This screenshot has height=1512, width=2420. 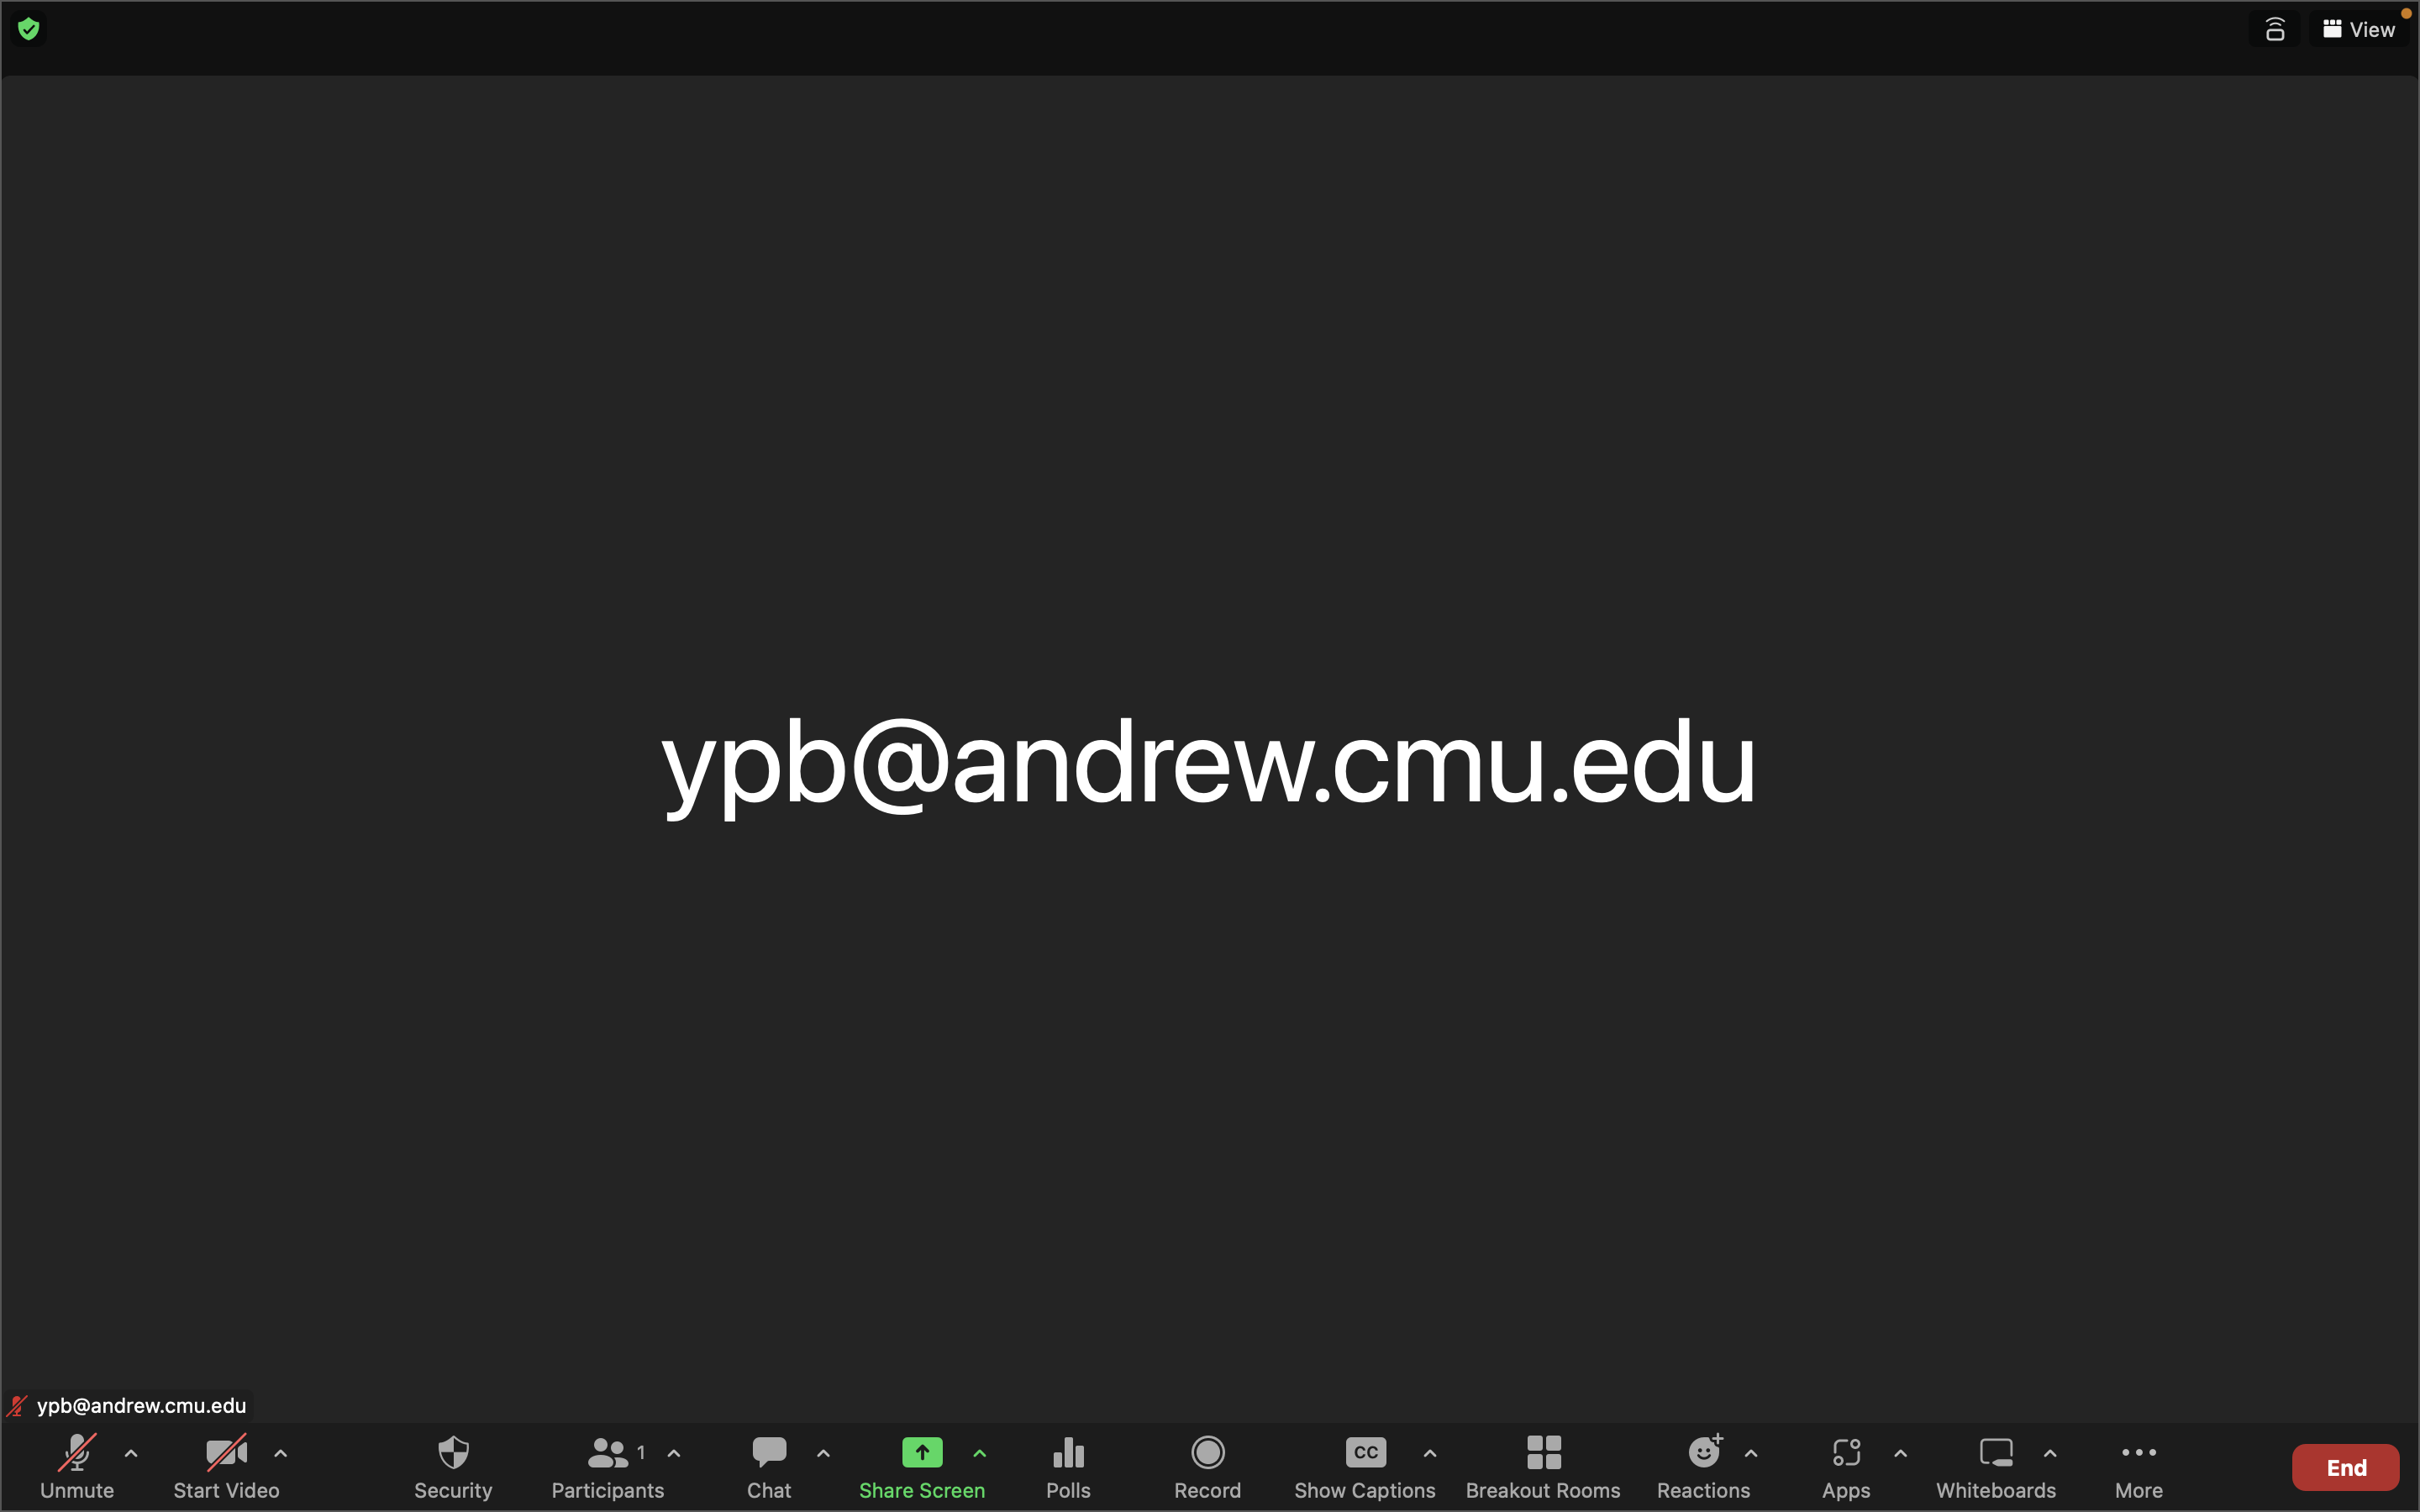 I want to click on the option to conclude the meeting, so click(x=2344, y=1463).